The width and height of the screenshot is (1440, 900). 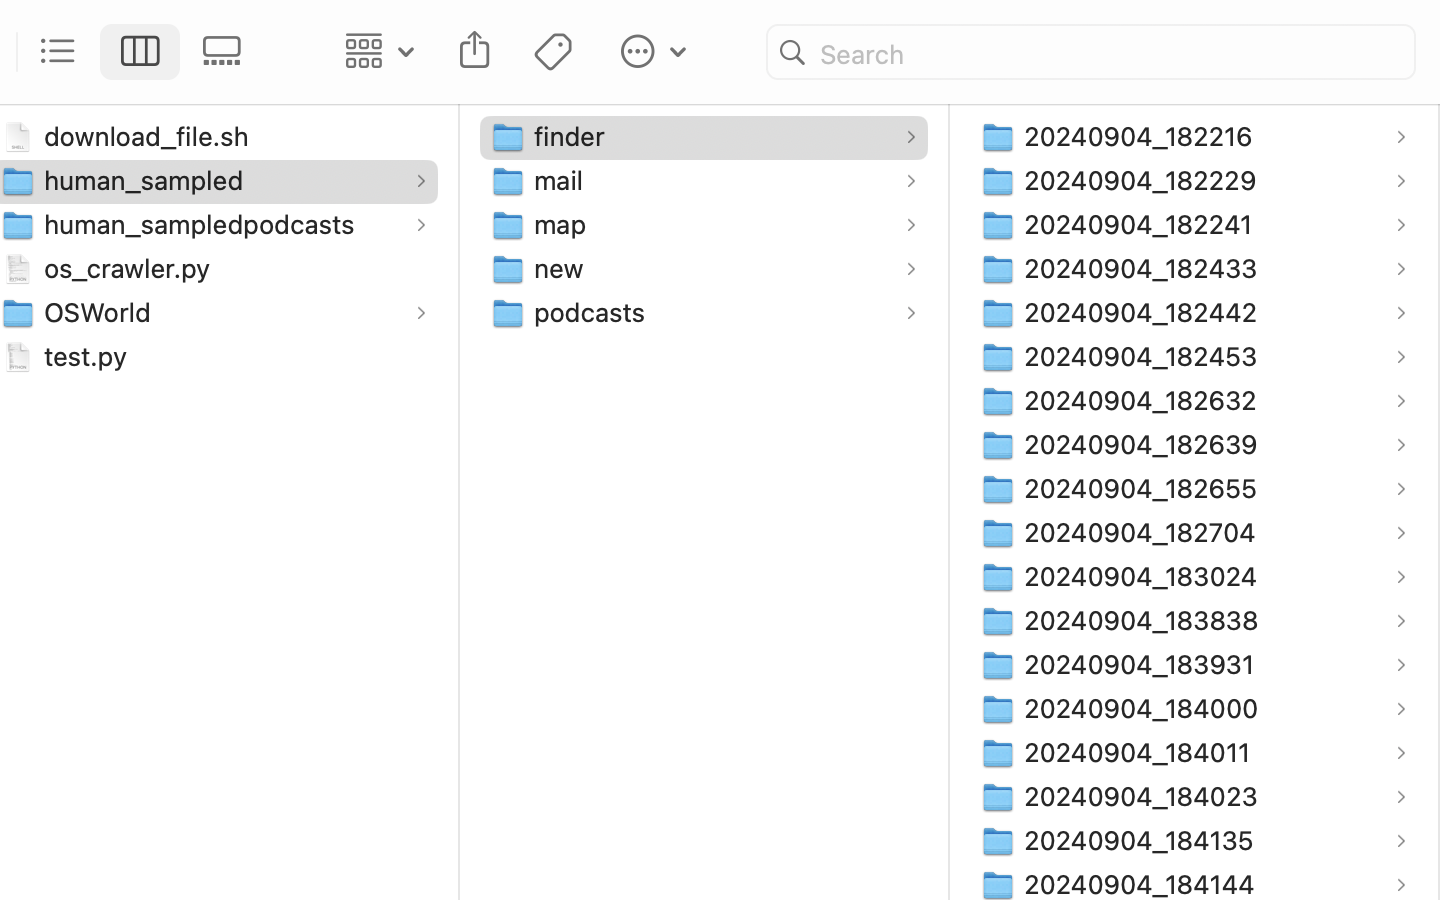 I want to click on '20240904_182216', so click(x=1142, y=135).